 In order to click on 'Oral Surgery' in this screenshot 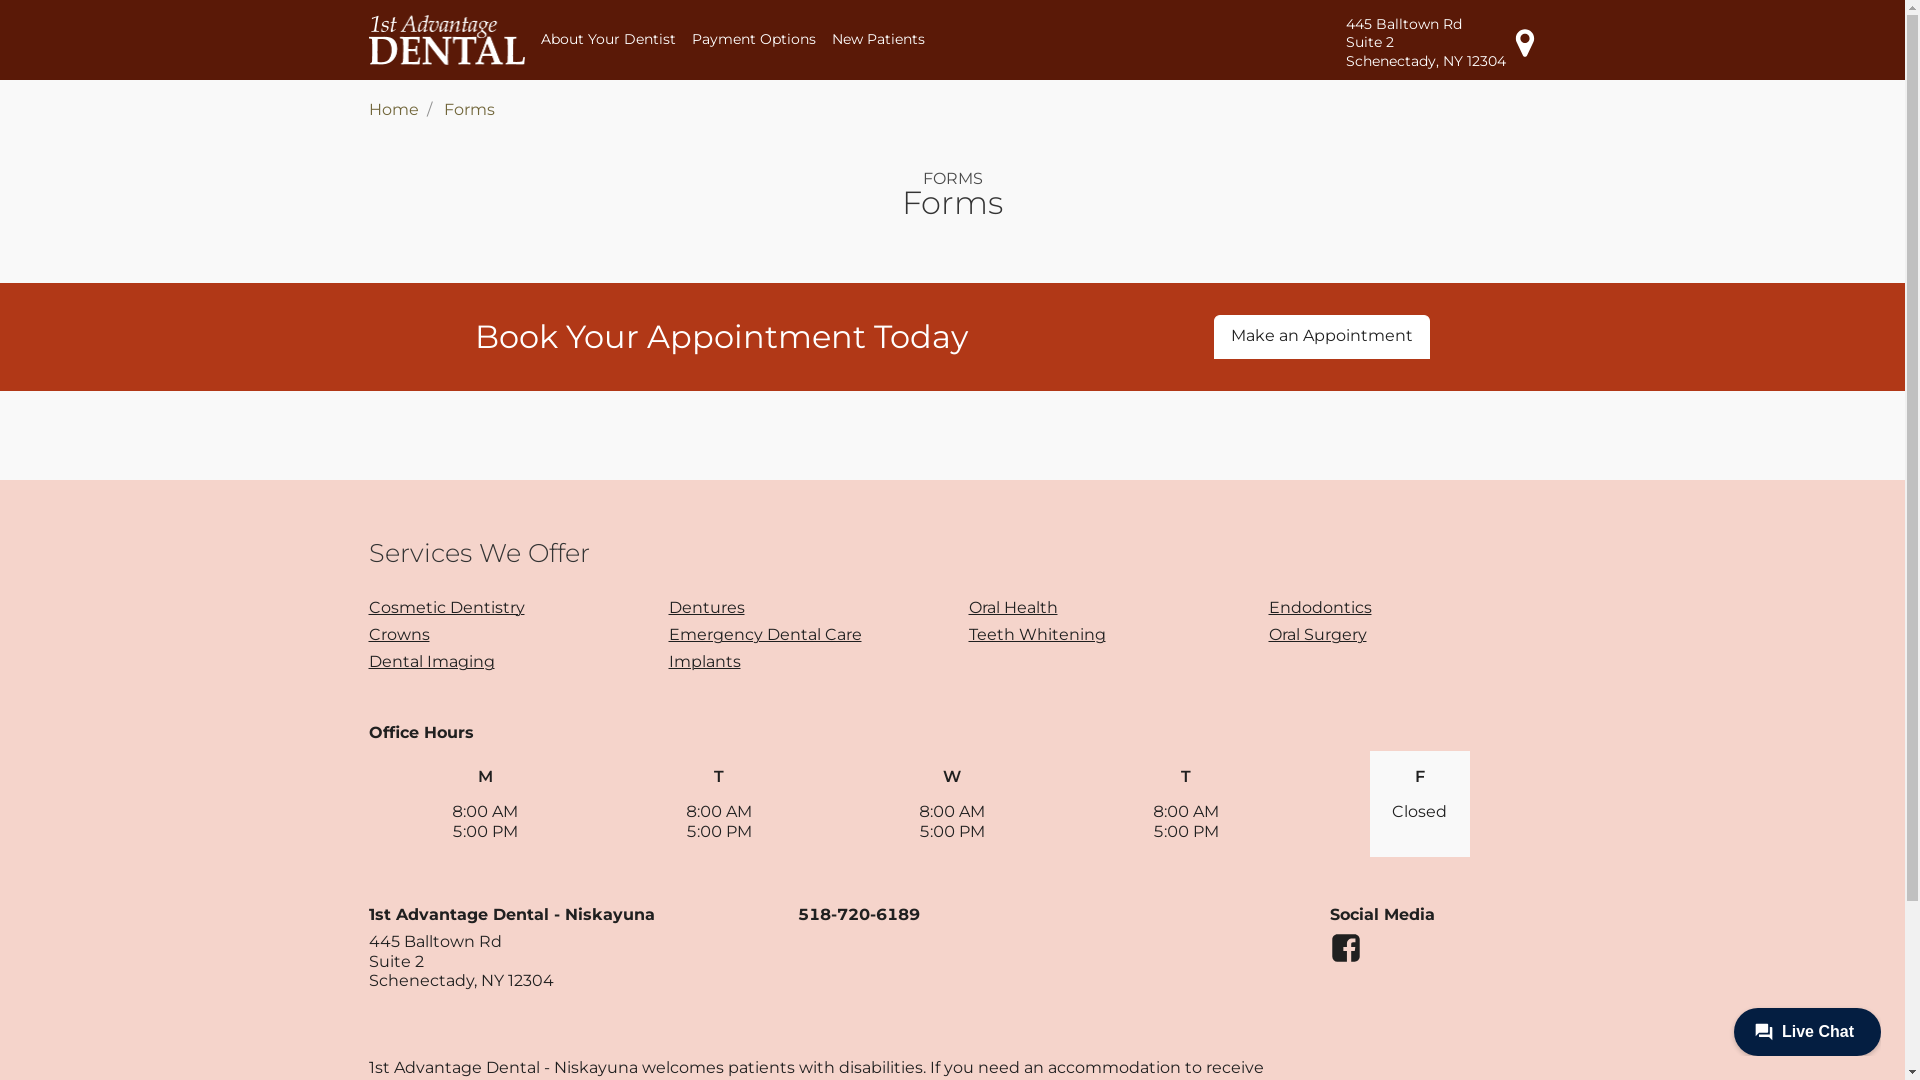, I will do `click(1316, 634)`.